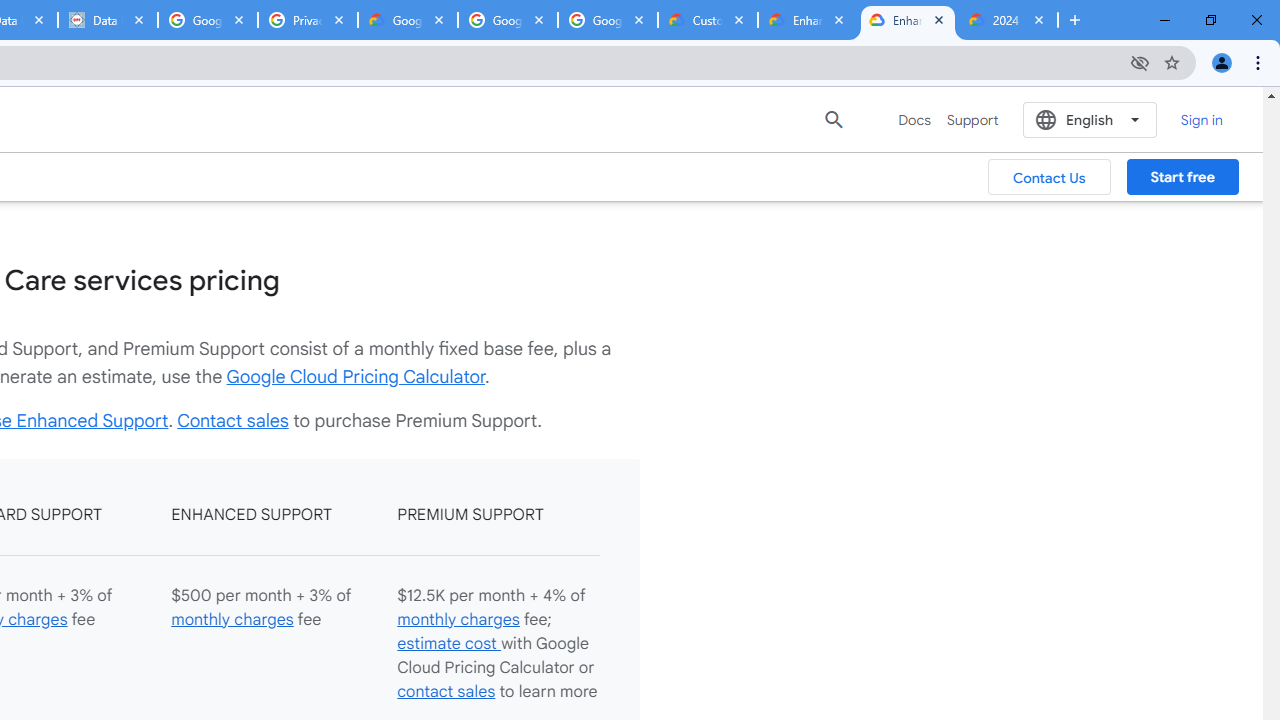  I want to click on 'Google Workspace - Specific Terms', so click(508, 20).